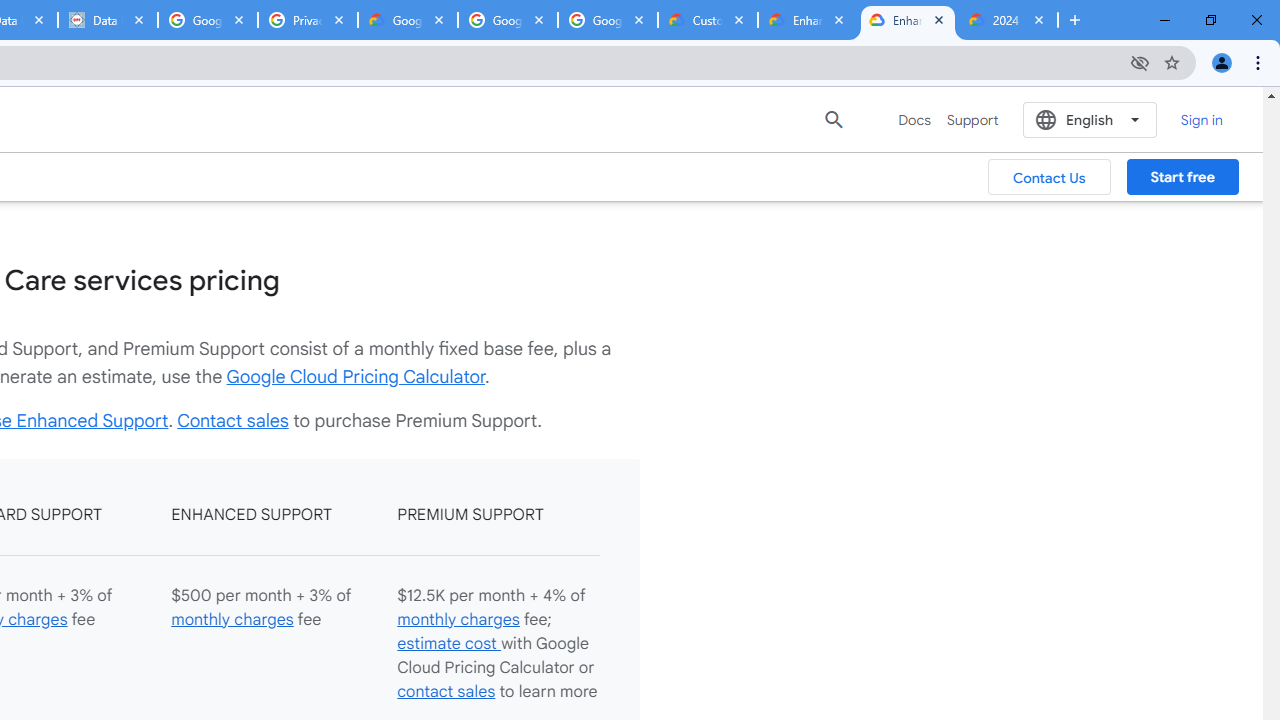  I want to click on 'Google Workspace - Specific Terms', so click(508, 20).